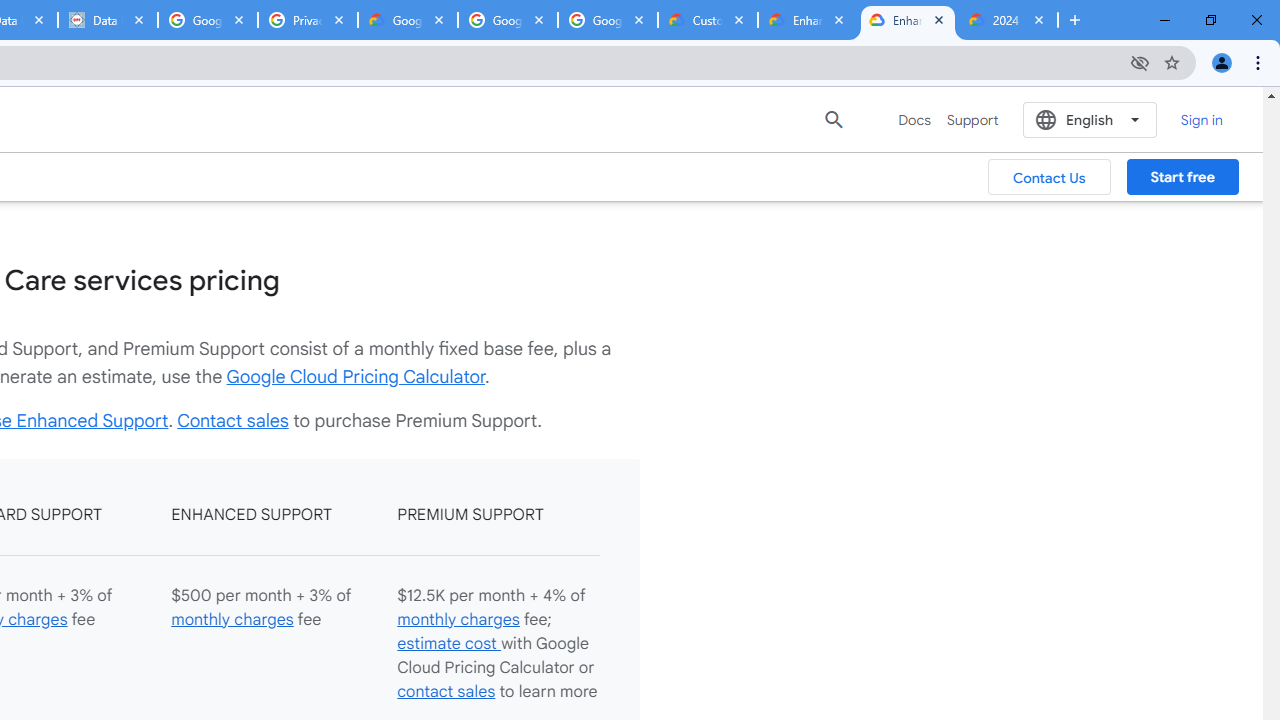  I want to click on 'Google Workspace - Specific Terms', so click(508, 20).